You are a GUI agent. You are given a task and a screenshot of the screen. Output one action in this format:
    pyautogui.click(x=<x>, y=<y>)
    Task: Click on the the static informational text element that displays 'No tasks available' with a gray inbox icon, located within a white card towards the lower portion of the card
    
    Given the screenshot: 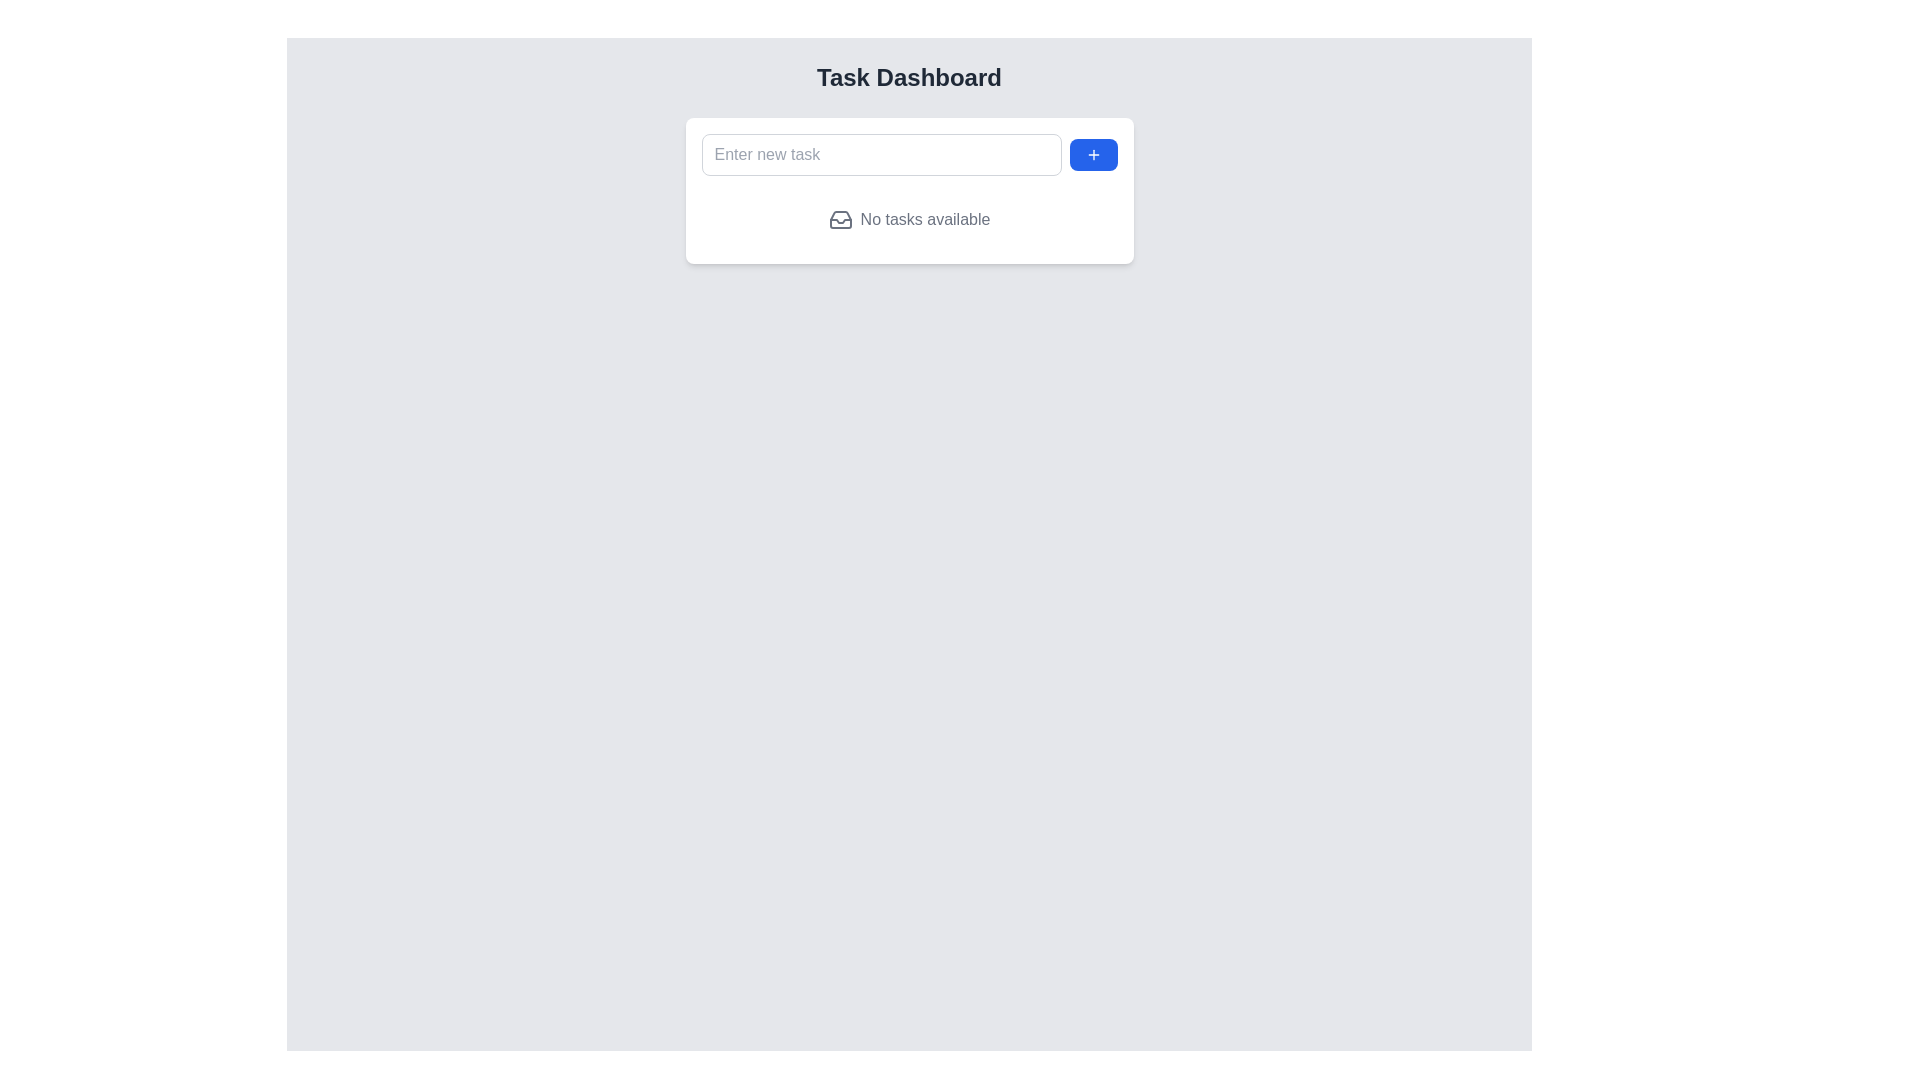 What is the action you would take?
    pyautogui.click(x=908, y=219)
    